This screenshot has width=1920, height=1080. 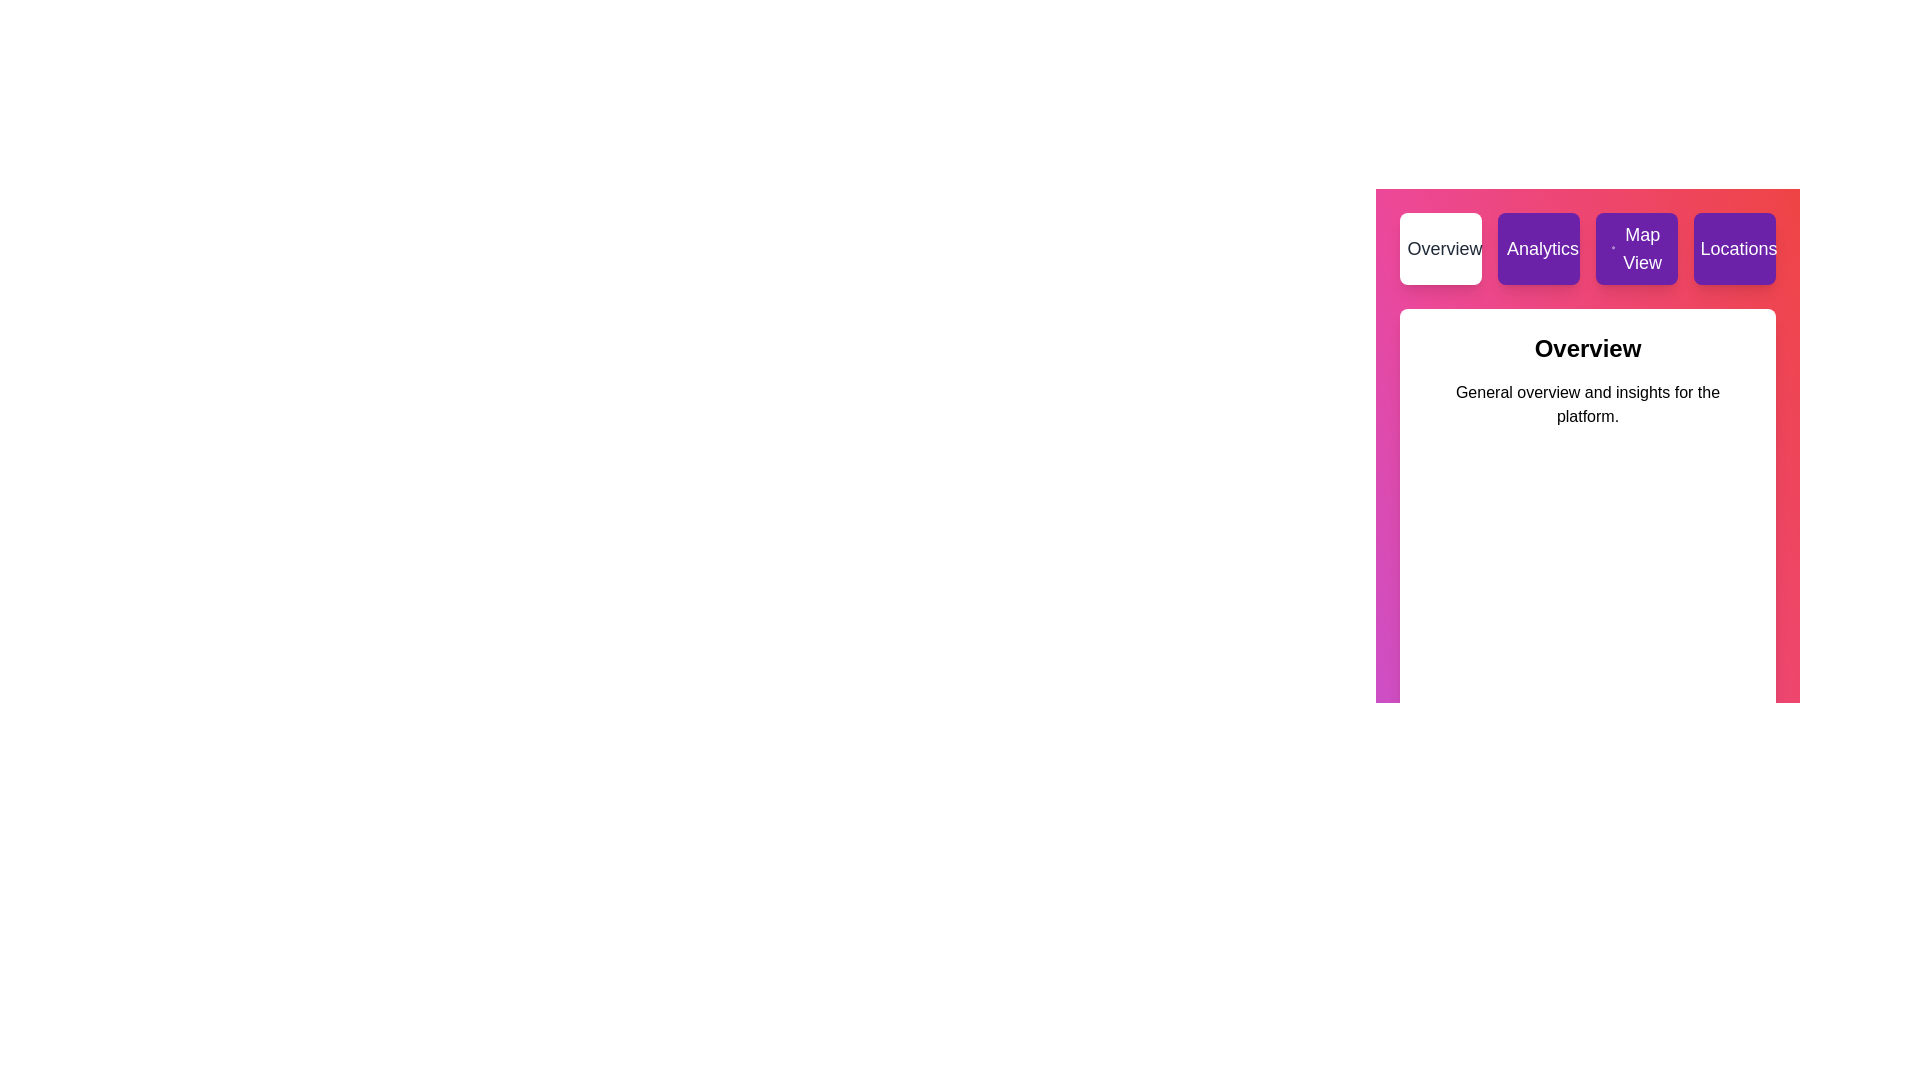 What do you see at coordinates (1737, 248) in the screenshot?
I see `the 'Locations' button, which is the fourth item in the navigation bar with a purple background and white text, to trigger its hover effect` at bounding box center [1737, 248].